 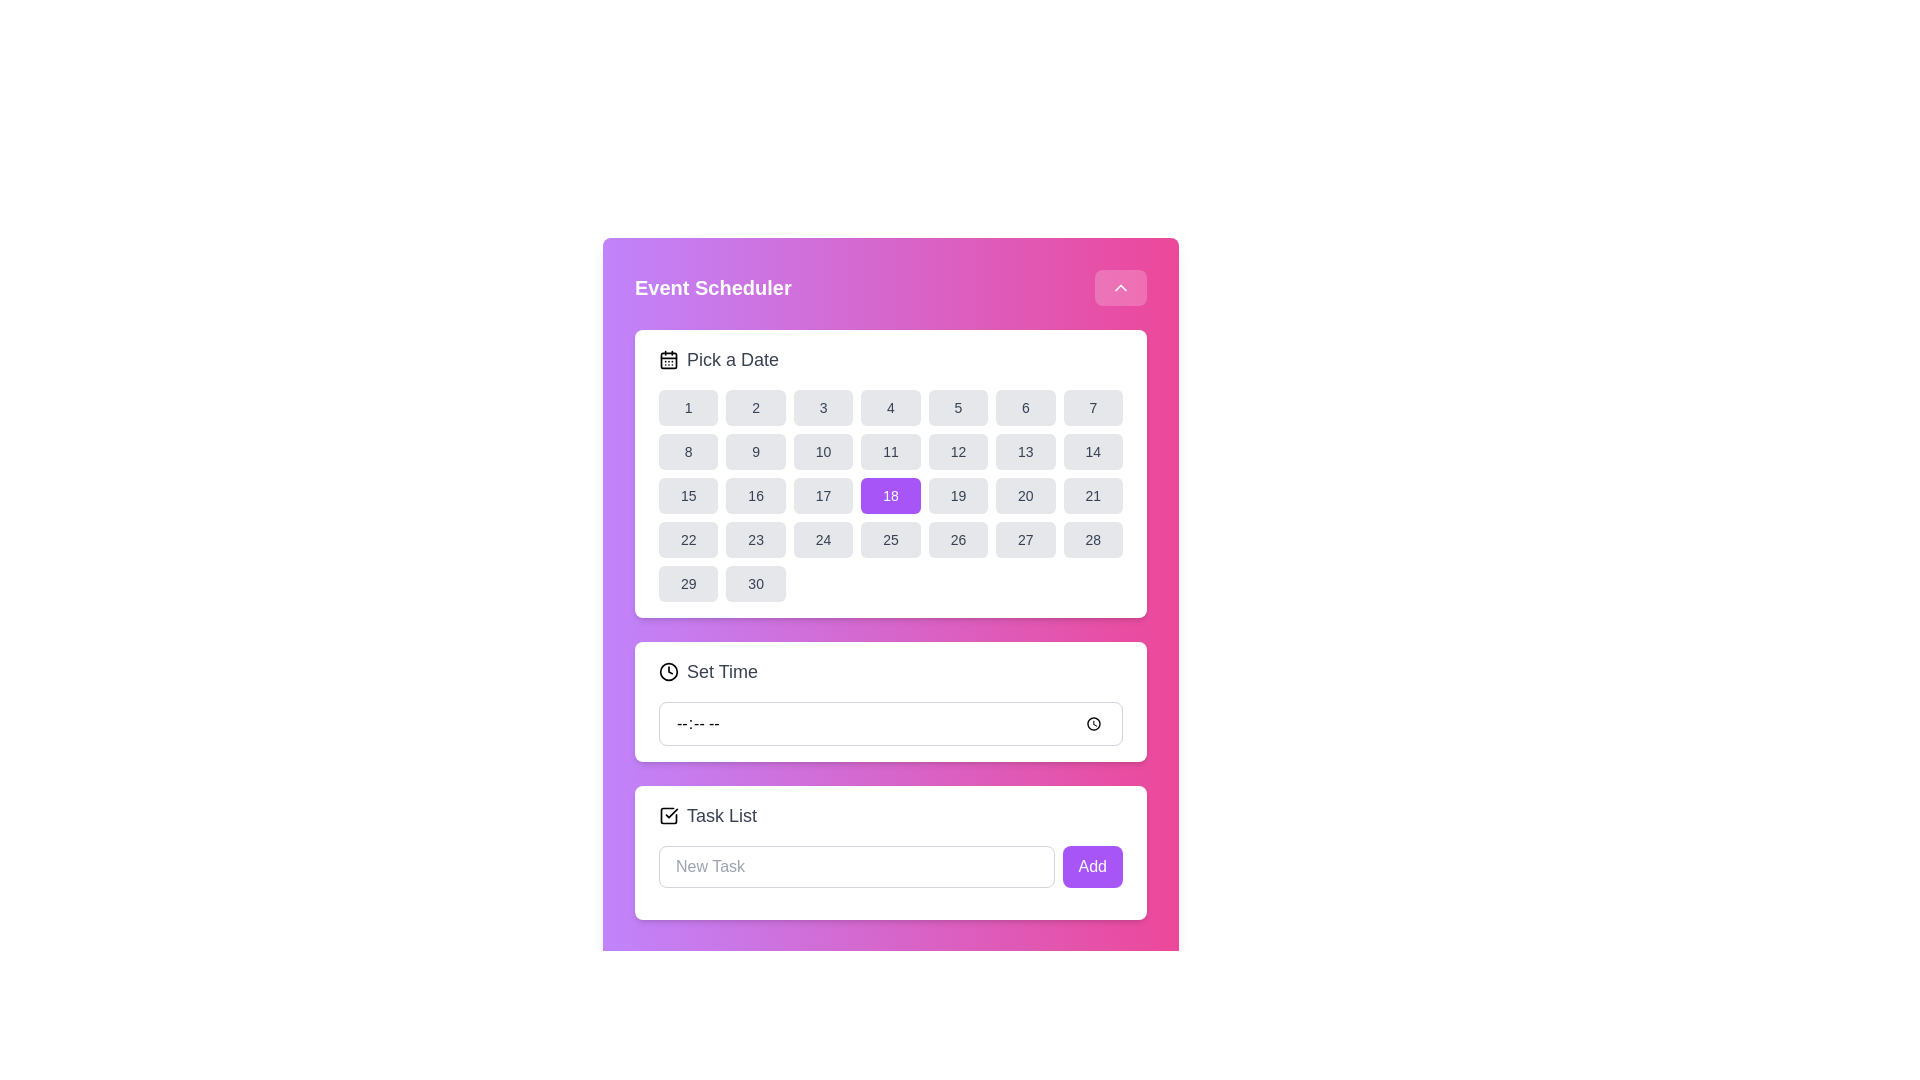 What do you see at coordinates (890, 540) in the screenshot?
I see `the selectable date button in the calendar interface located in the fifth row and fourth column under the 'Pick a Date' header` at bounding box center [890, 540].